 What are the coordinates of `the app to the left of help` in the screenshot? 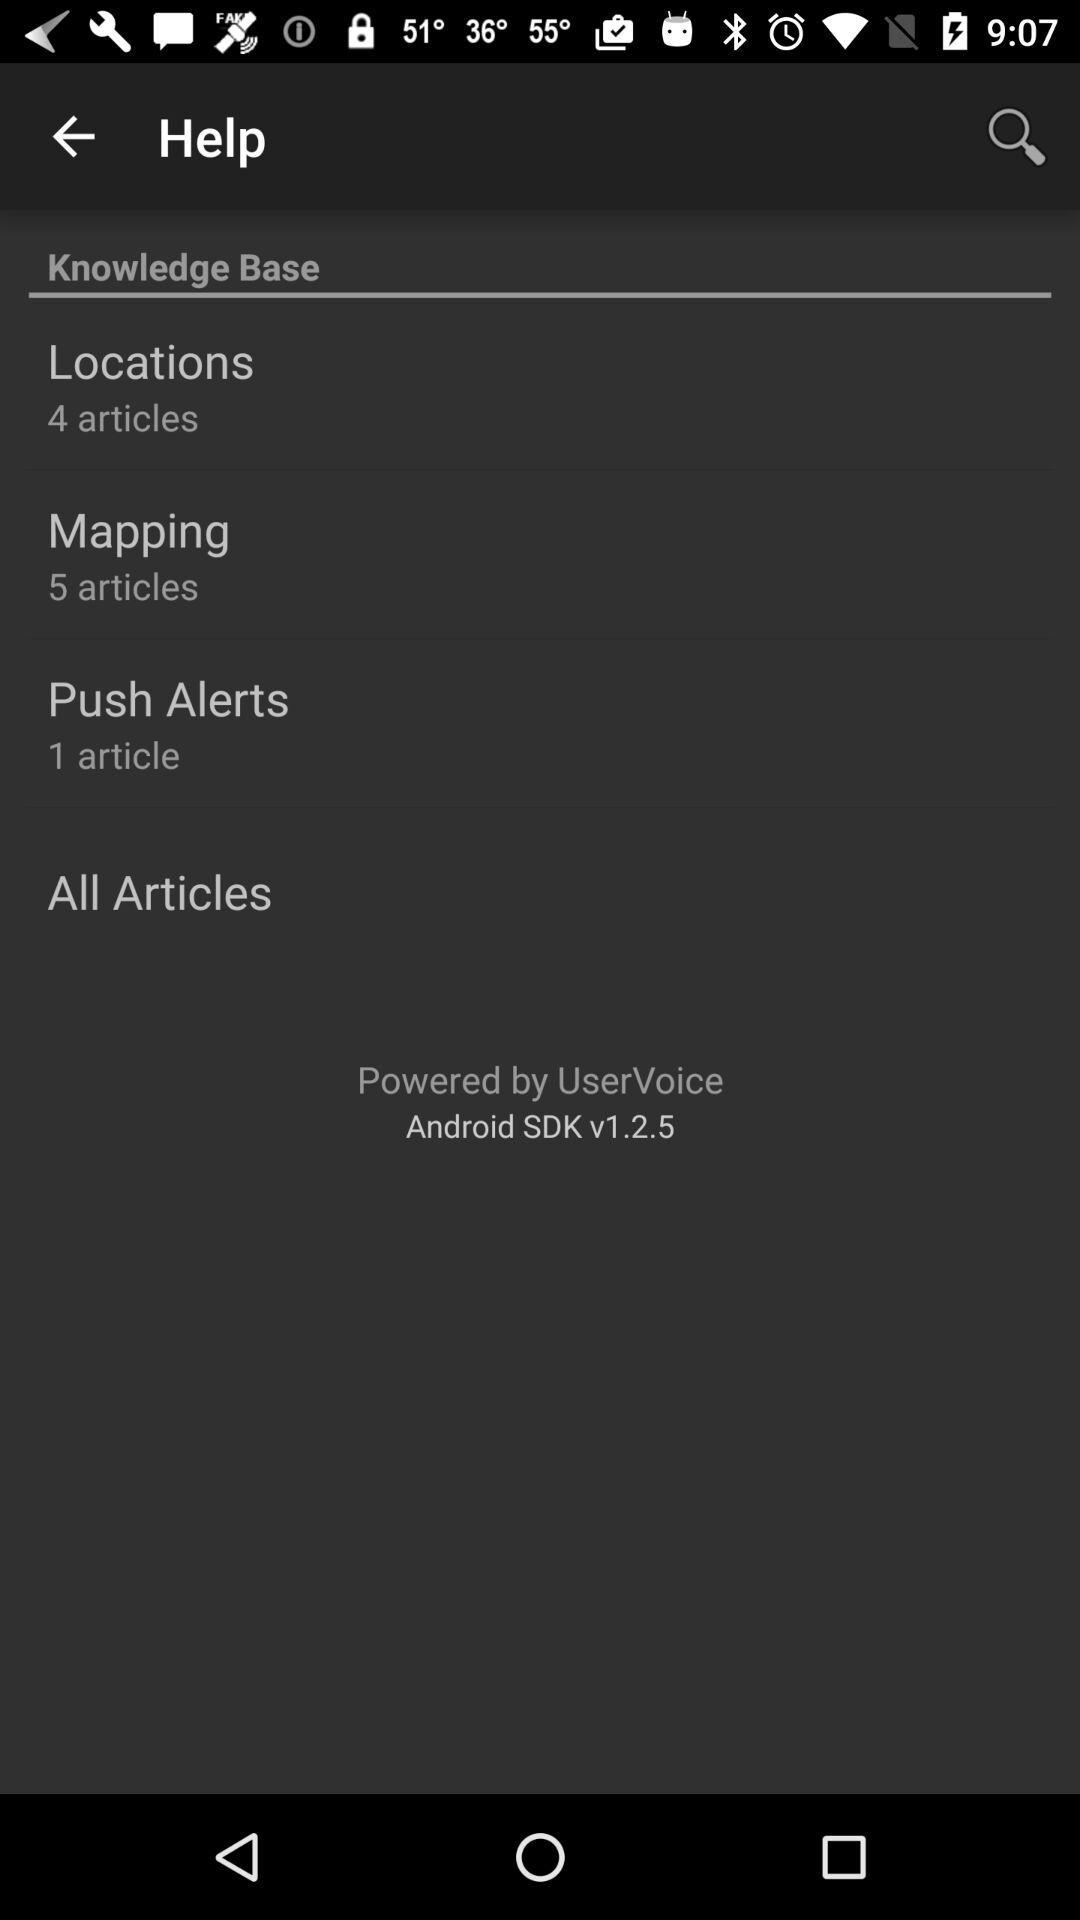 It's located at (72, 135).